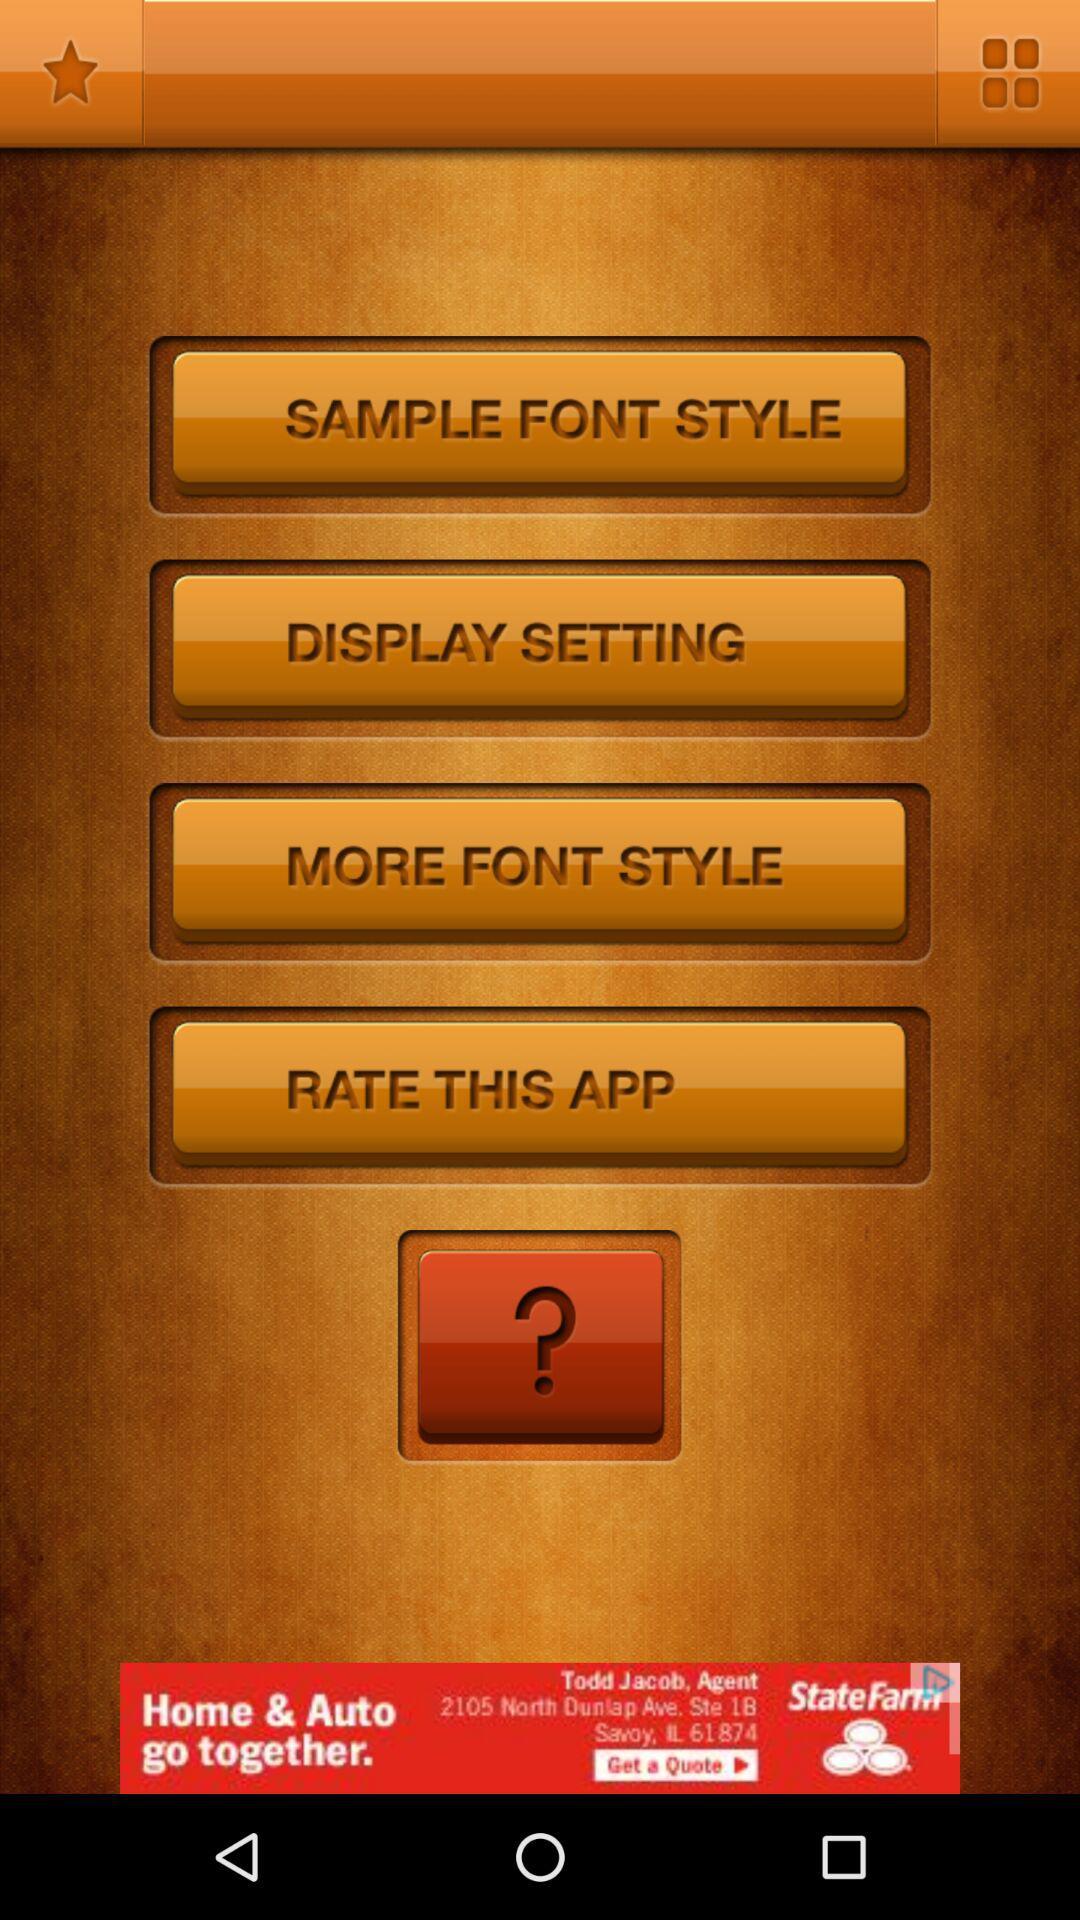 Image resolution: width=1080 pixels, height=1920 pixels. Describe the element at coordinates (540, 1727) in the screenshot. I see `for advertisement` at that location.